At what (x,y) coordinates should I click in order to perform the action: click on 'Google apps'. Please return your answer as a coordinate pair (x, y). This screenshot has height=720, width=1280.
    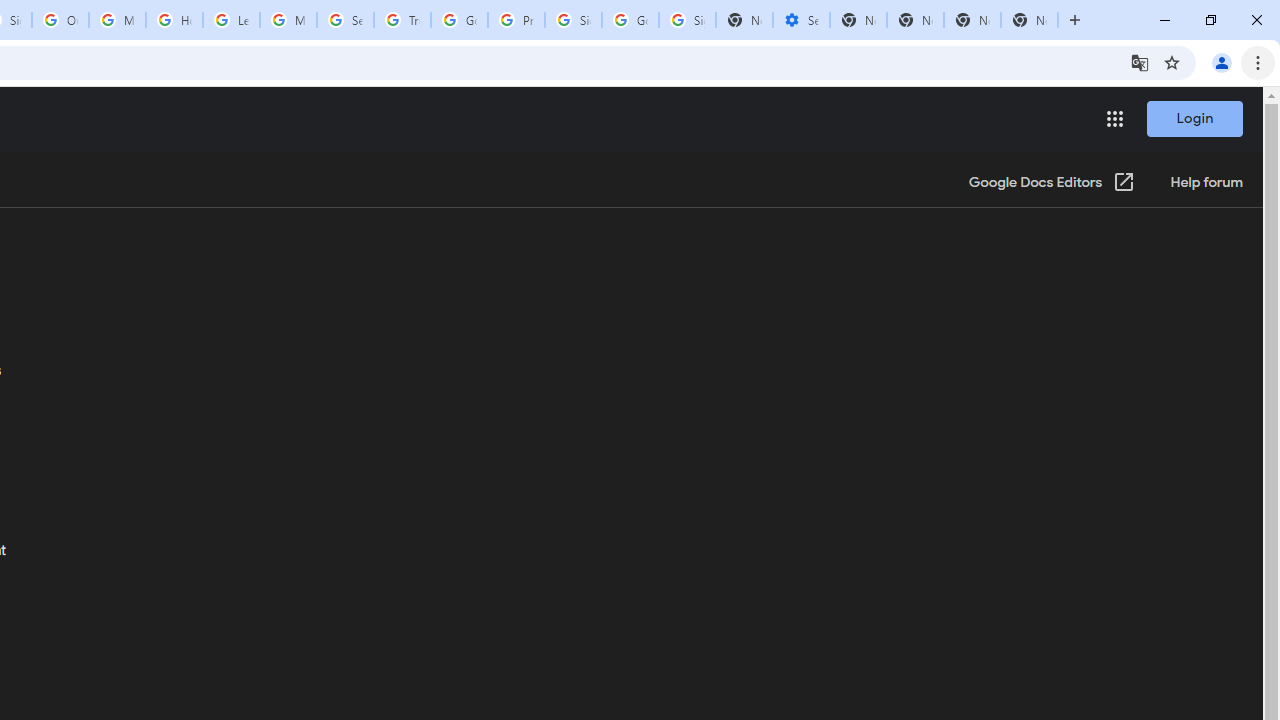
    Looking at the image, I should click on (1113, 119).